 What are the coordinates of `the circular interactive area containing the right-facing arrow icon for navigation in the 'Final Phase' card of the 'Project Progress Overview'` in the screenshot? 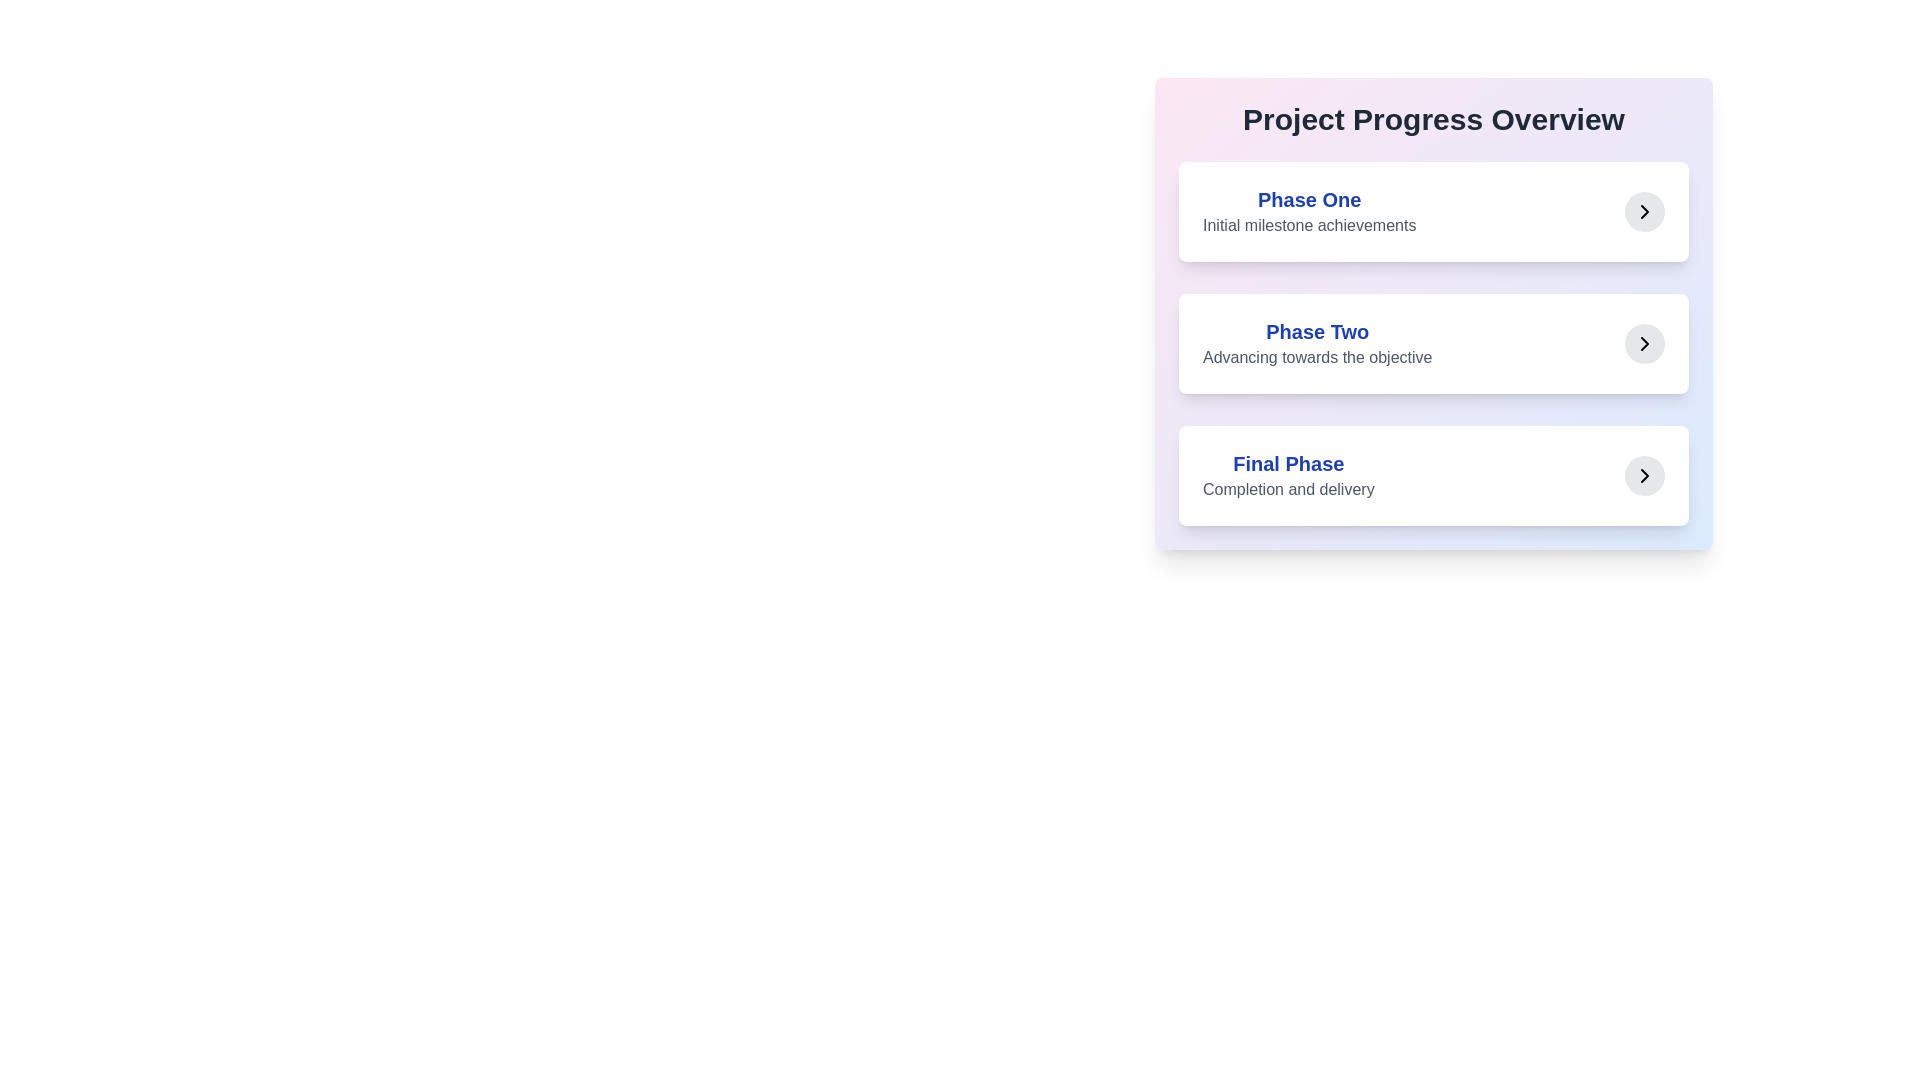 It's located at (1645, 475).